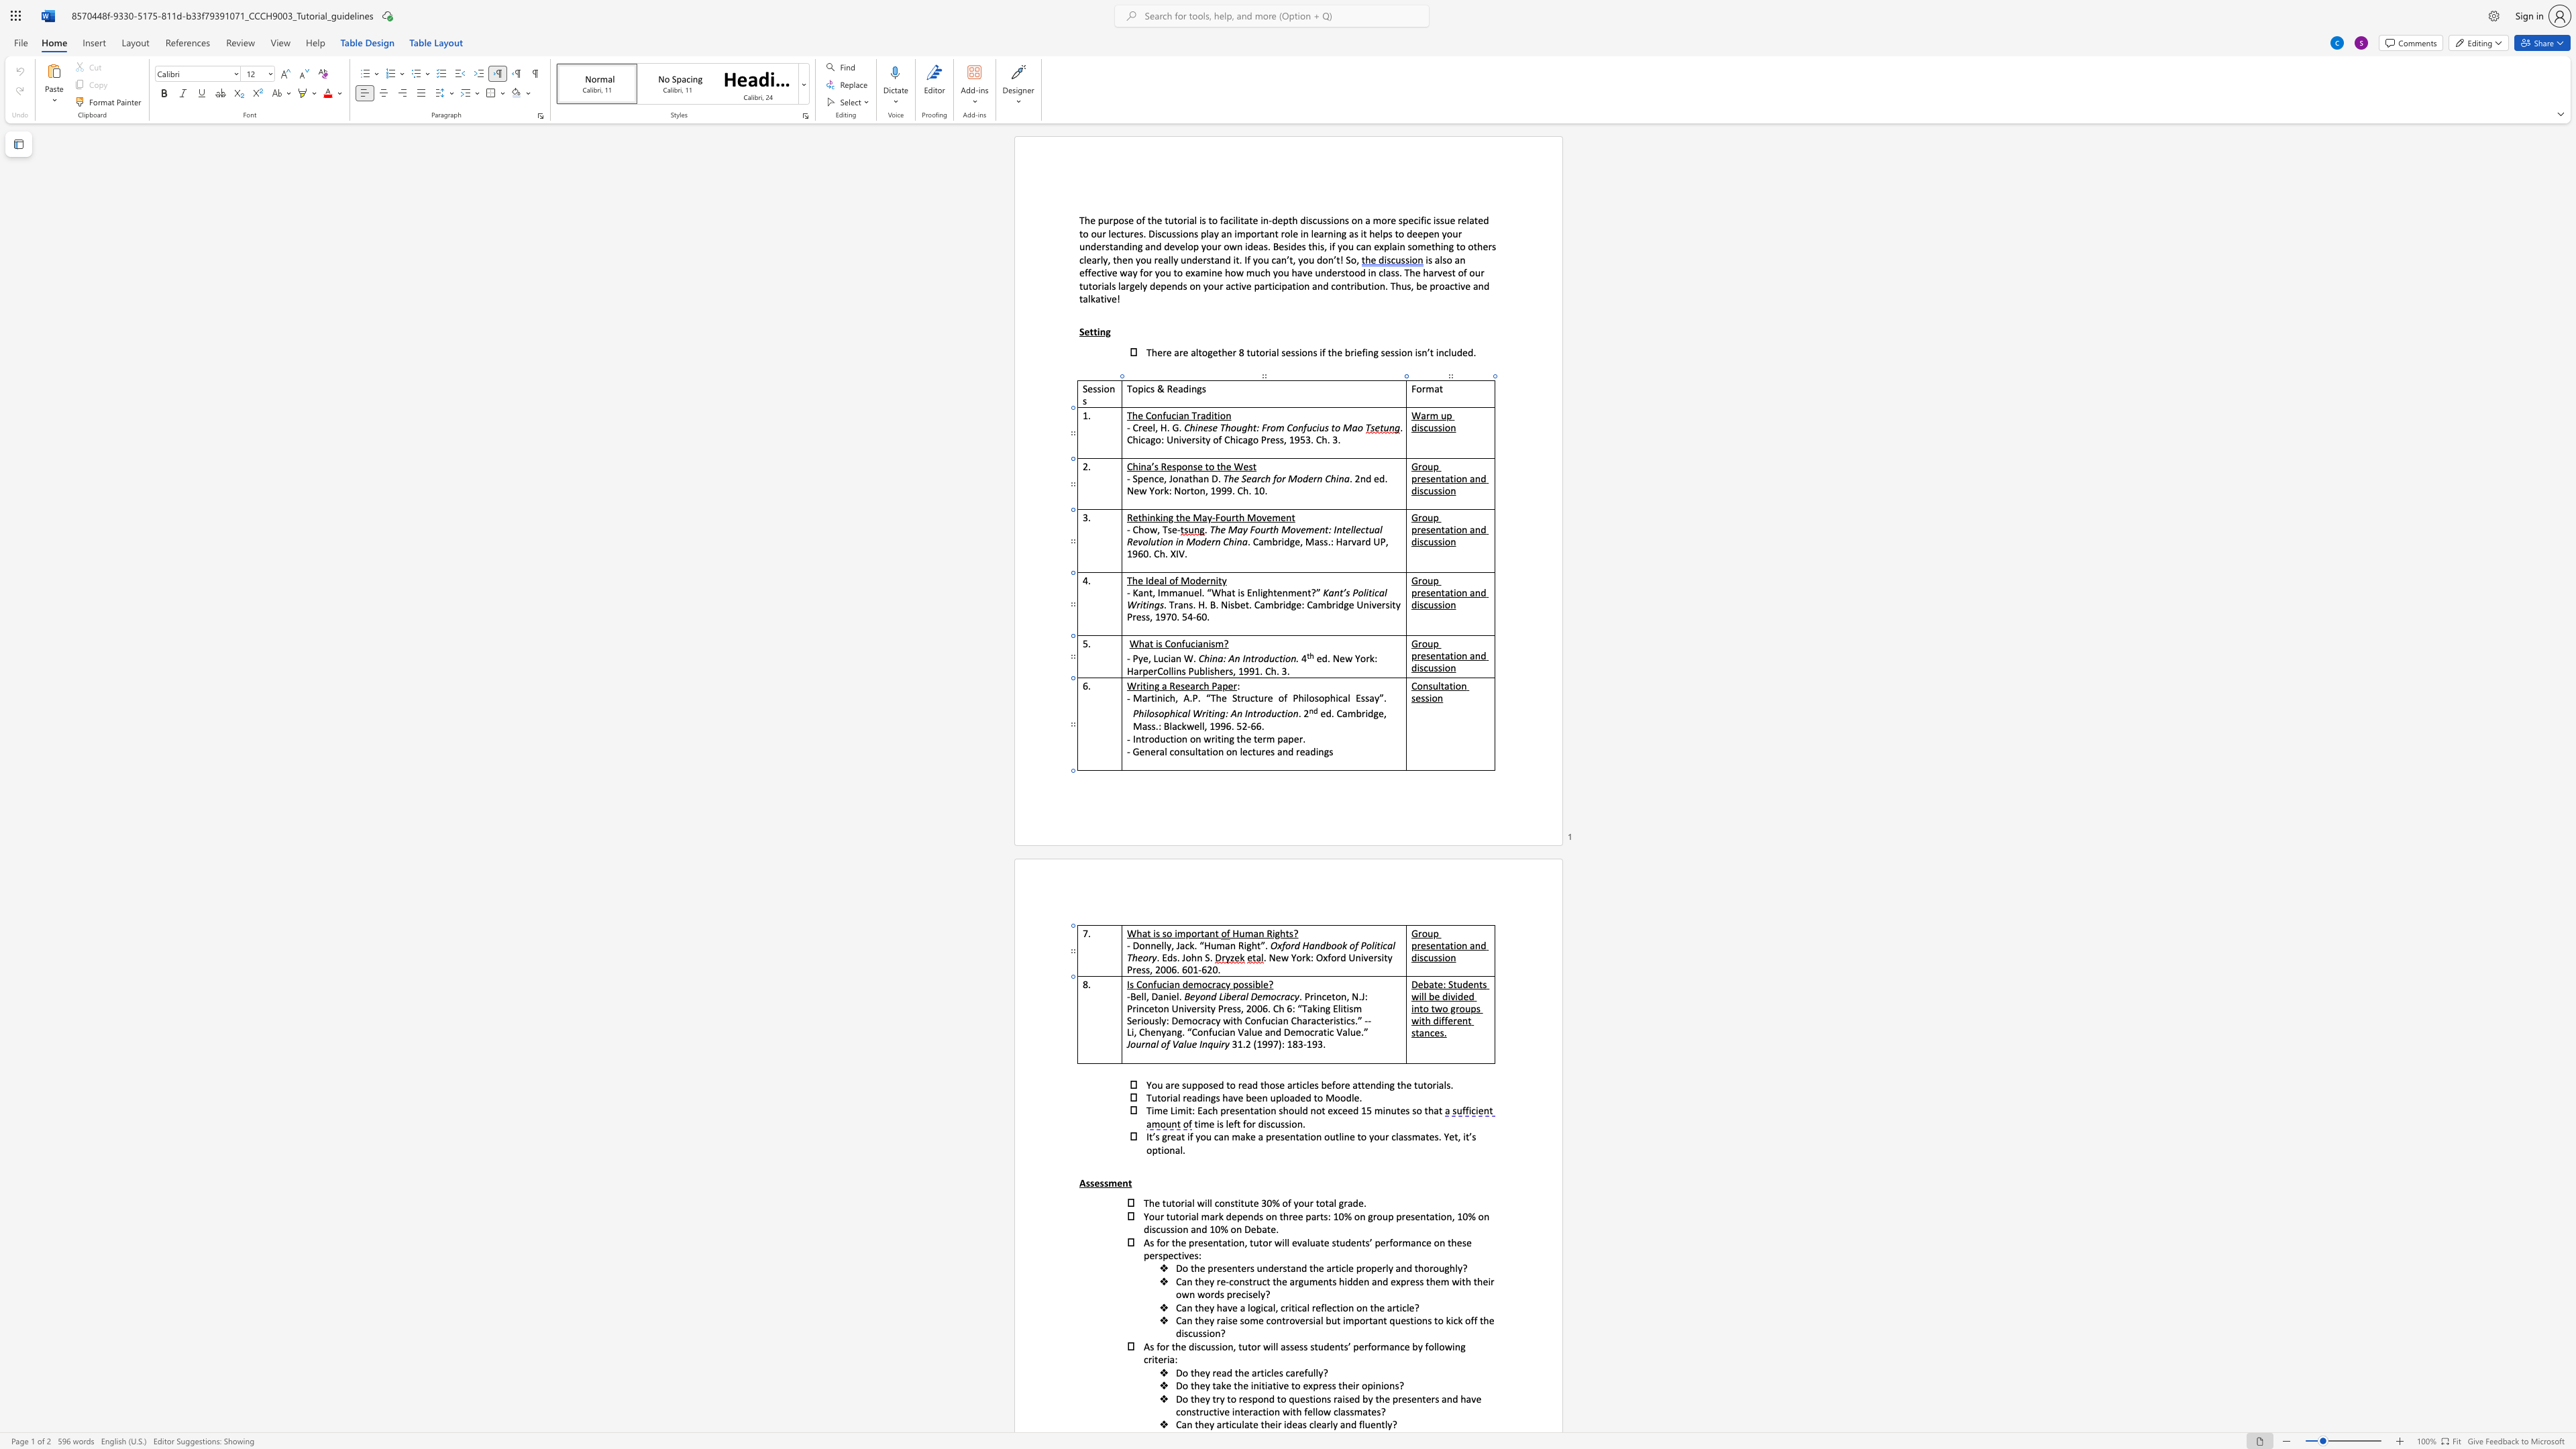  I want to click on the 1th character "s" in the text, so click(1130, 983).